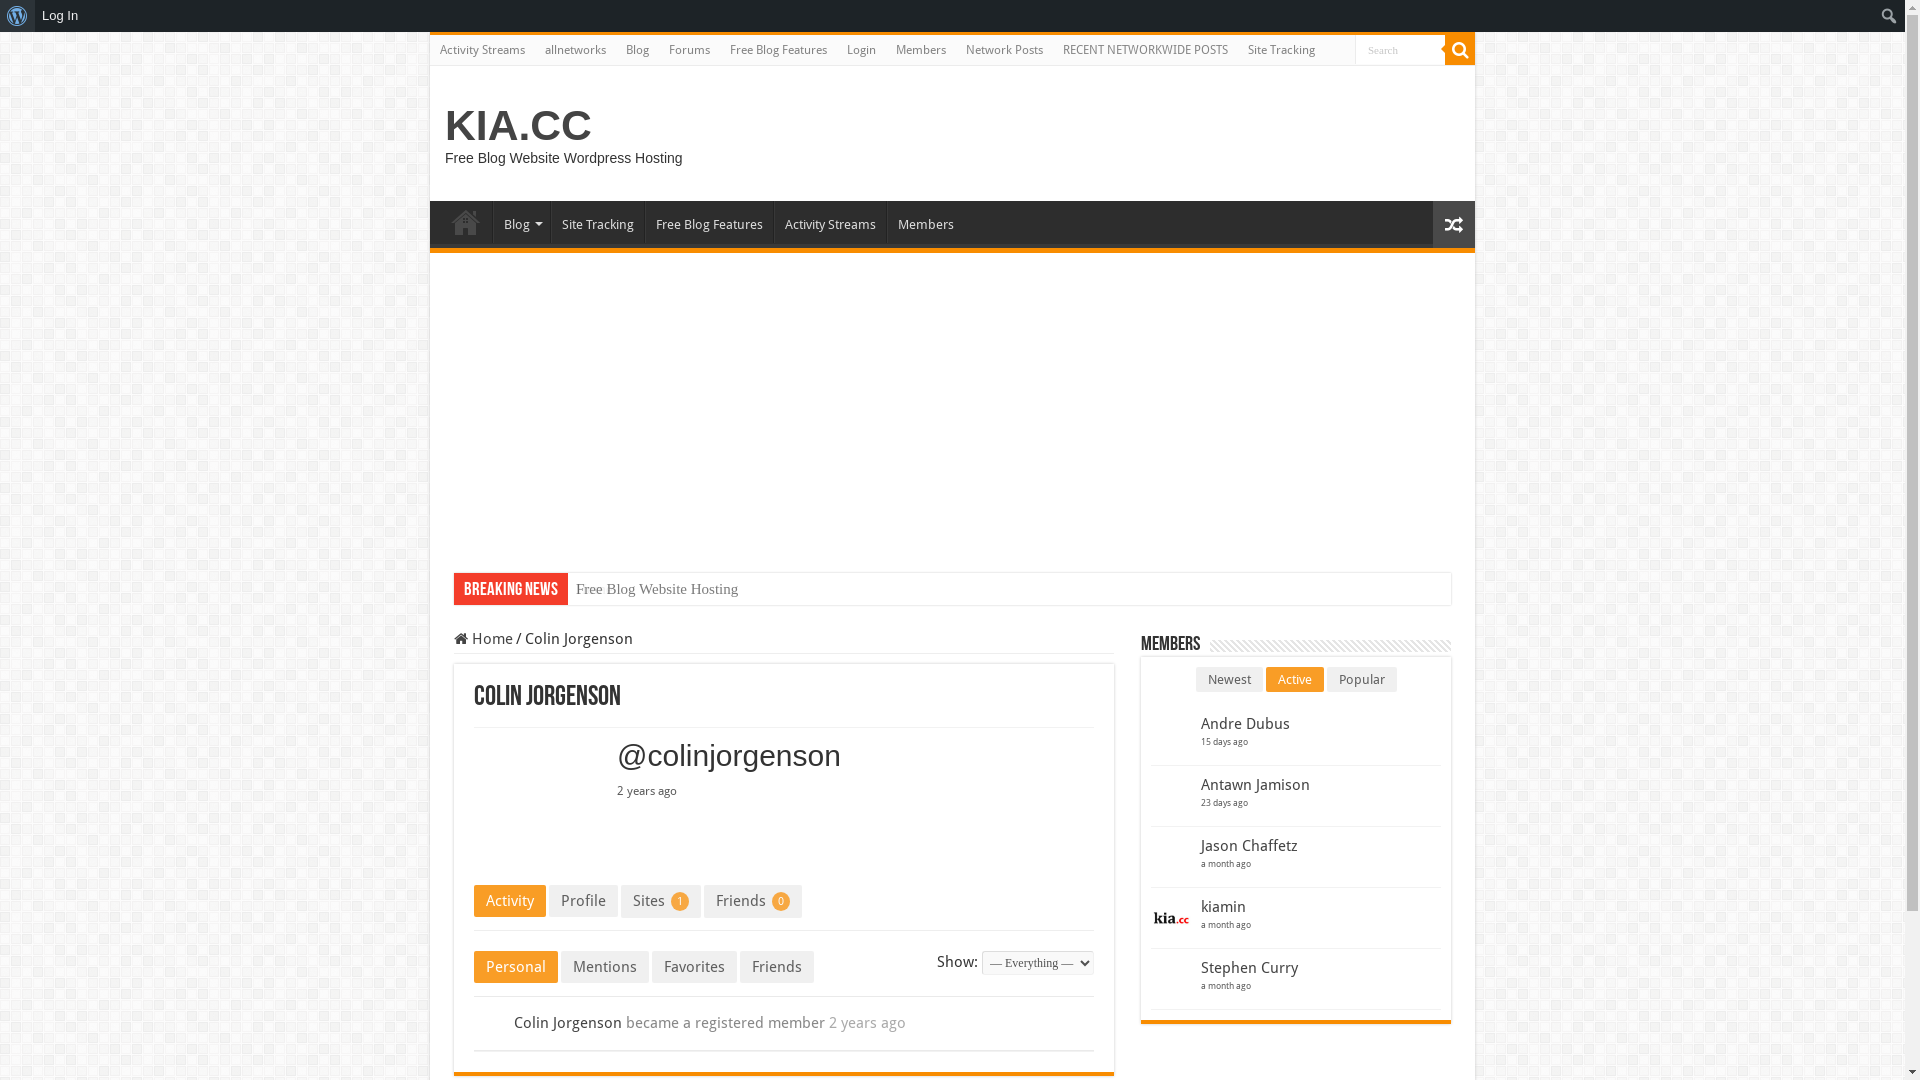  I want to click on 'Search', so click(1399, 48).